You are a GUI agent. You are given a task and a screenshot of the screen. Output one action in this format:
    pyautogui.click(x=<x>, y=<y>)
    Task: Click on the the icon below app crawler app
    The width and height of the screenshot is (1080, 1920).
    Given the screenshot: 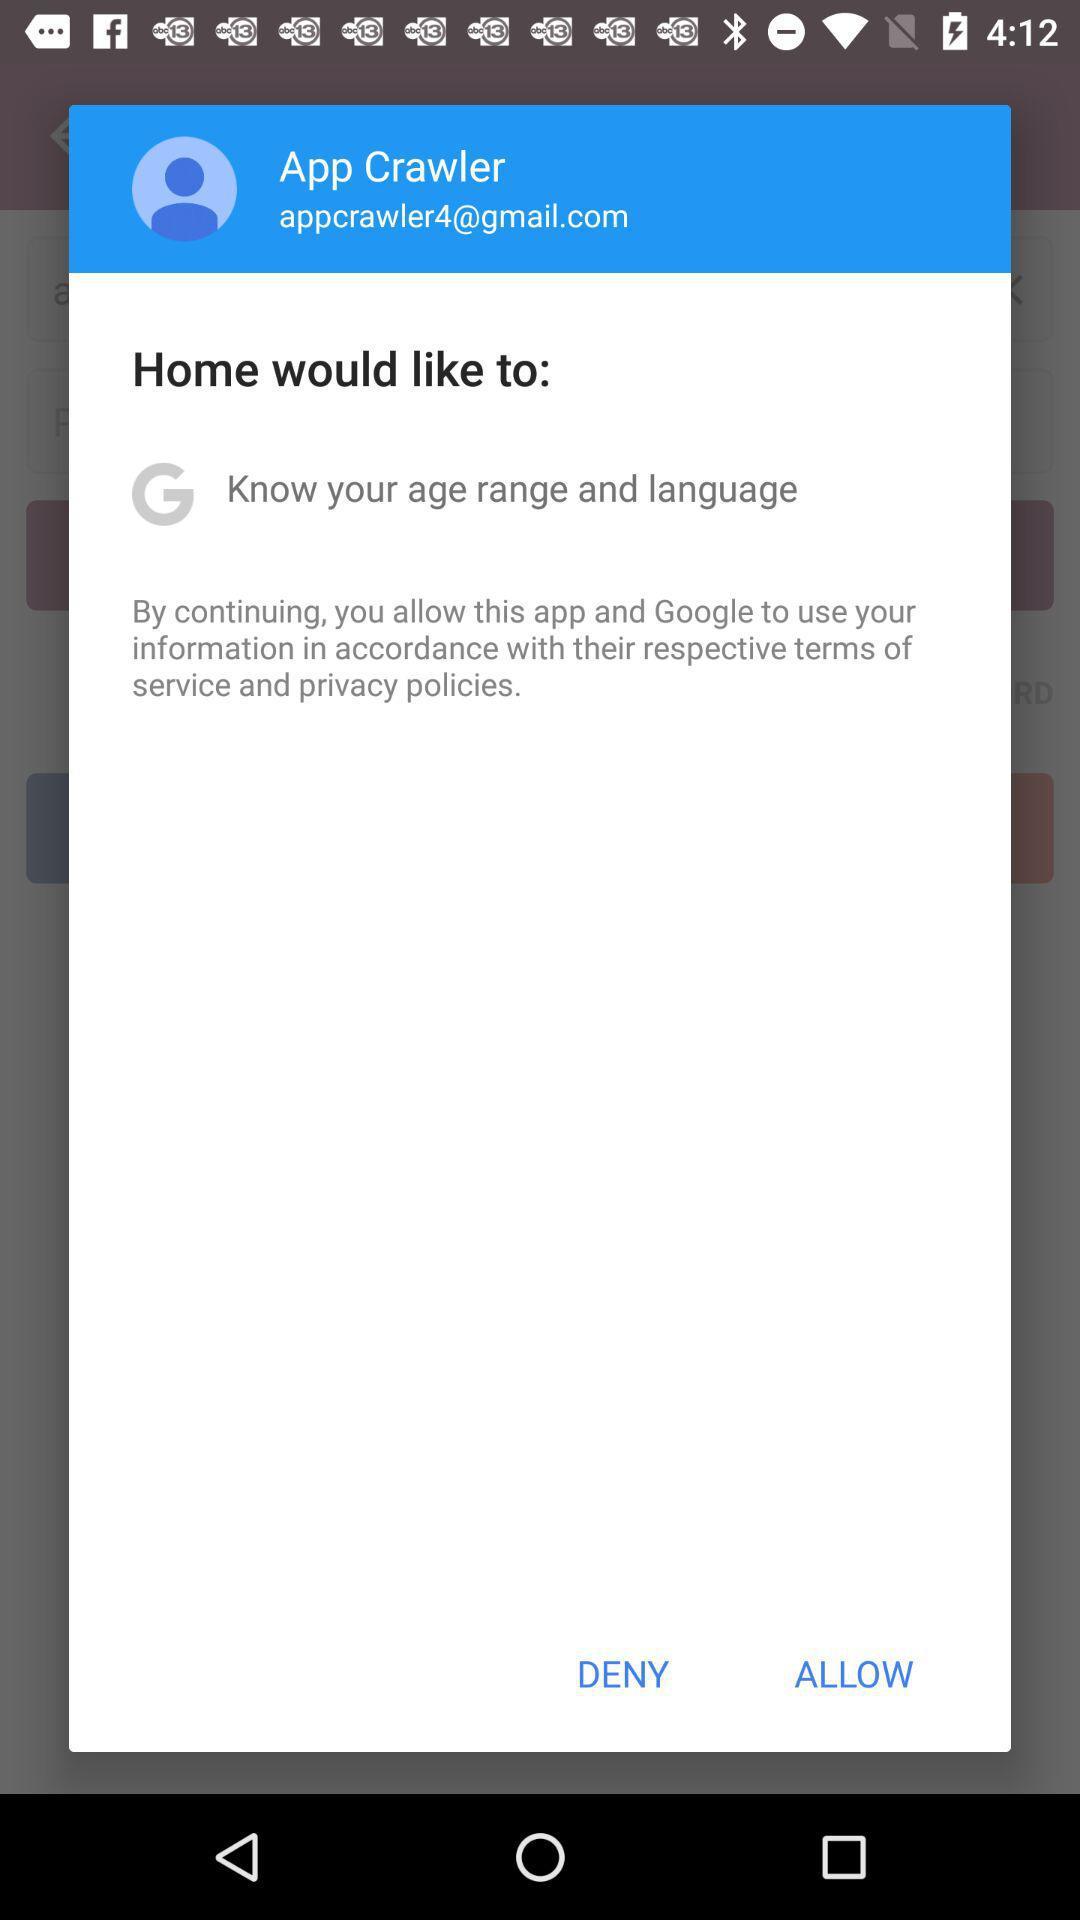 What is the action you would take?
    pyautogui.click(x=454, y=214)
    